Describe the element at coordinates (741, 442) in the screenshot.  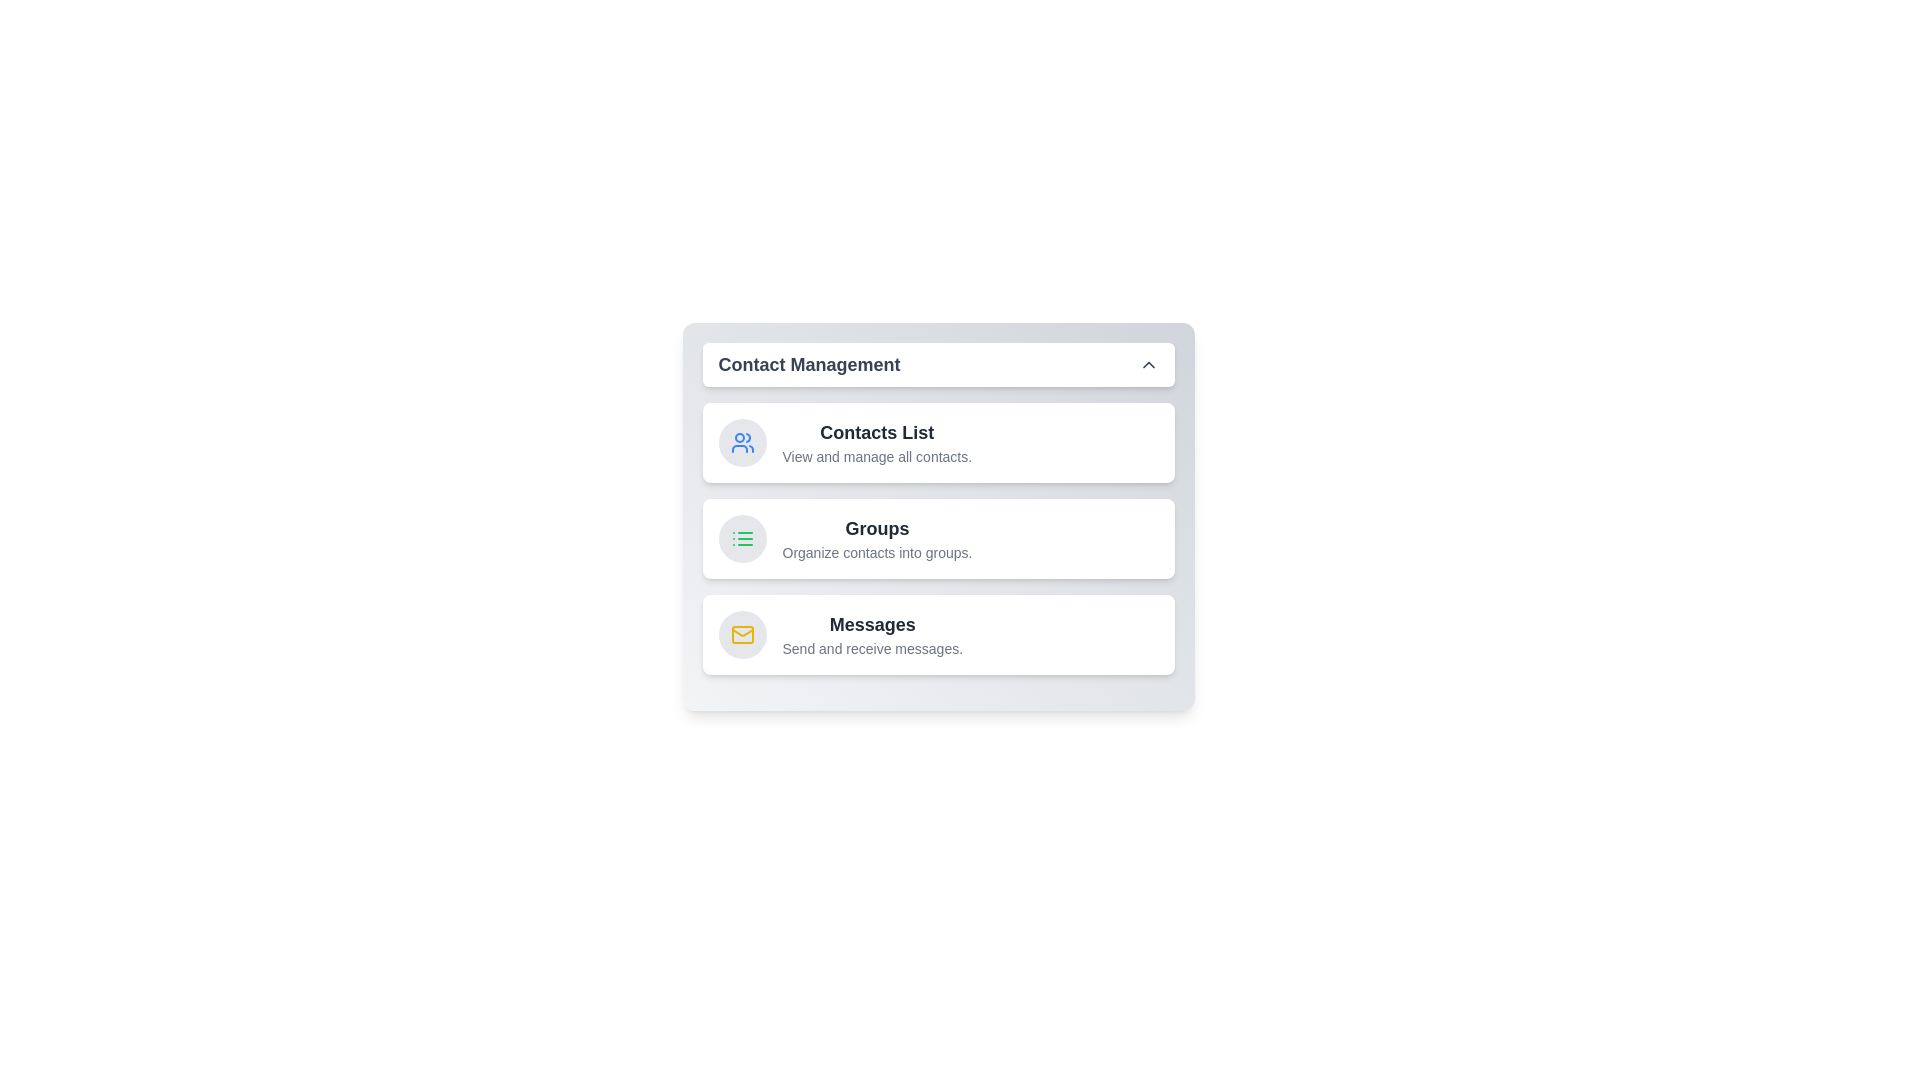
I see `the icon of the menu item Contacts List to interact with it` at that location.